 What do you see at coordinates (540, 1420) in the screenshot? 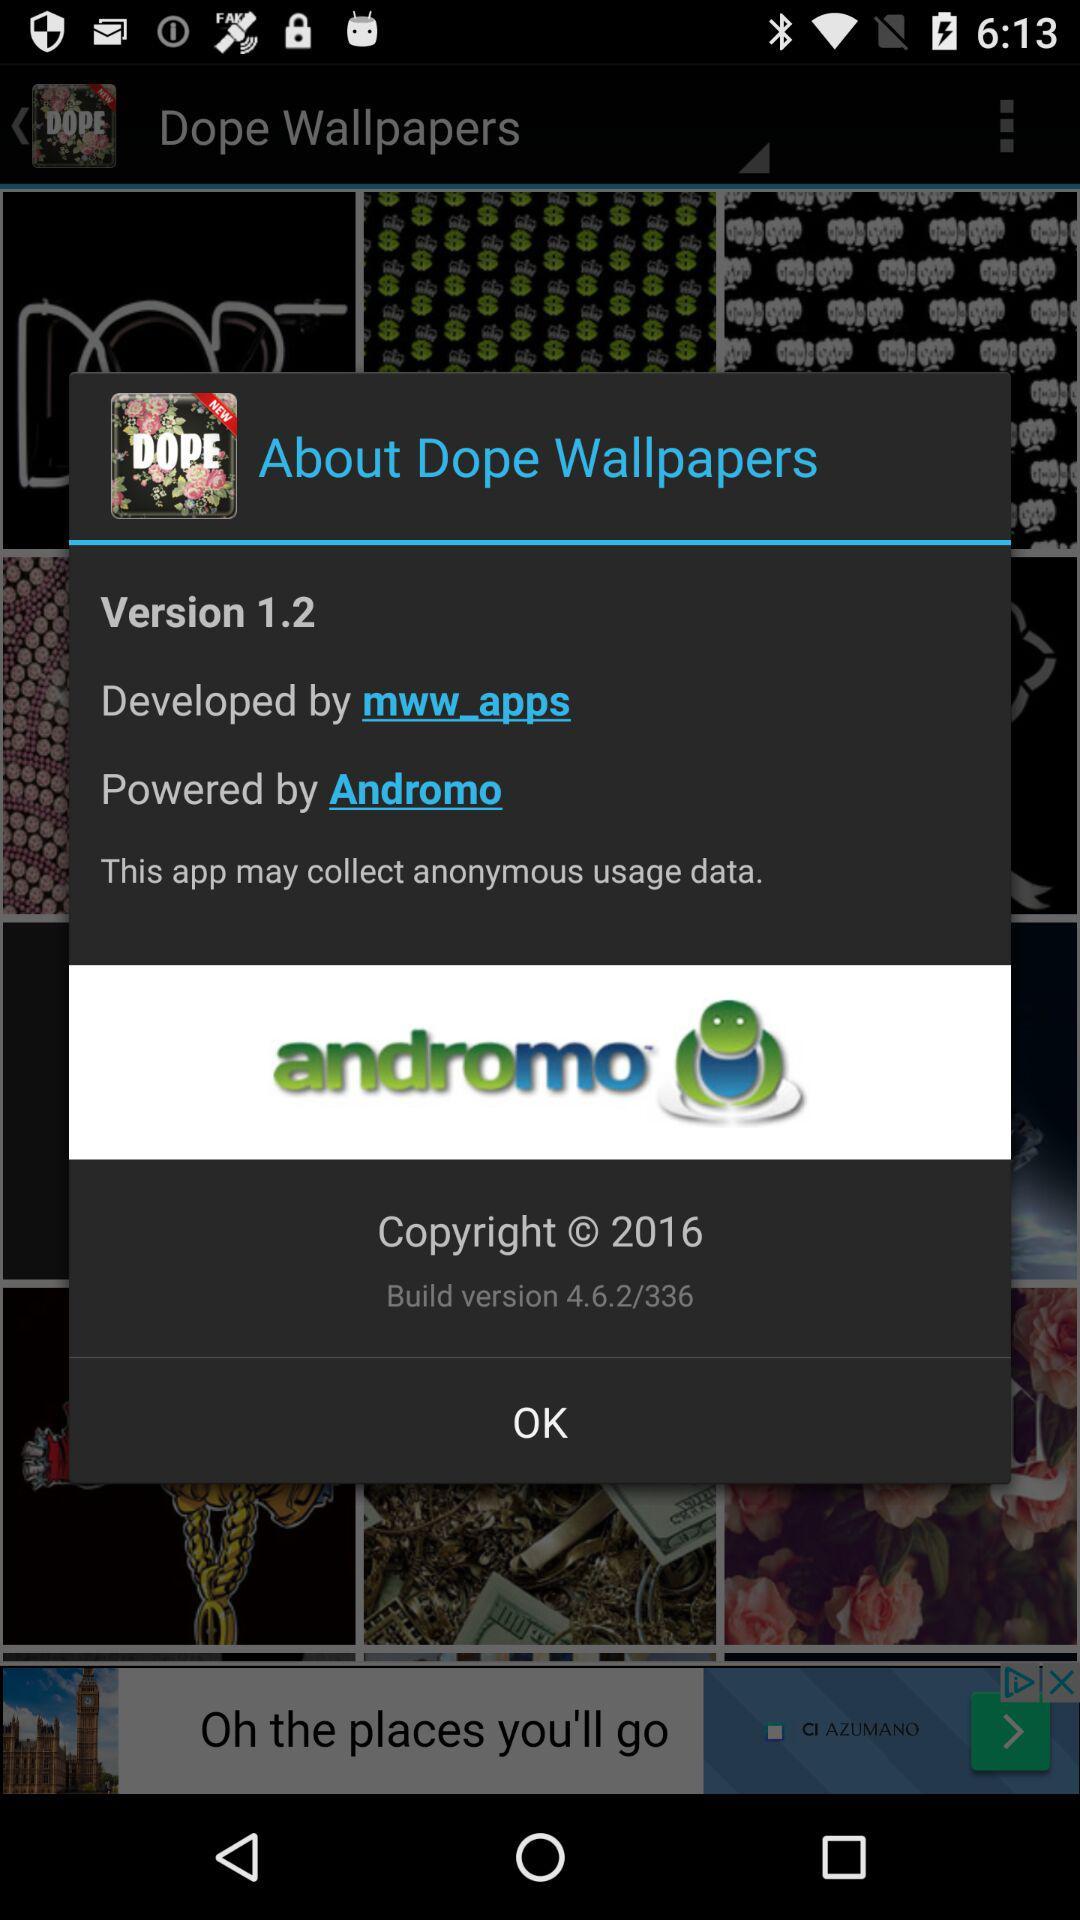
I see `the ok` at bounding box center [540, 1420].